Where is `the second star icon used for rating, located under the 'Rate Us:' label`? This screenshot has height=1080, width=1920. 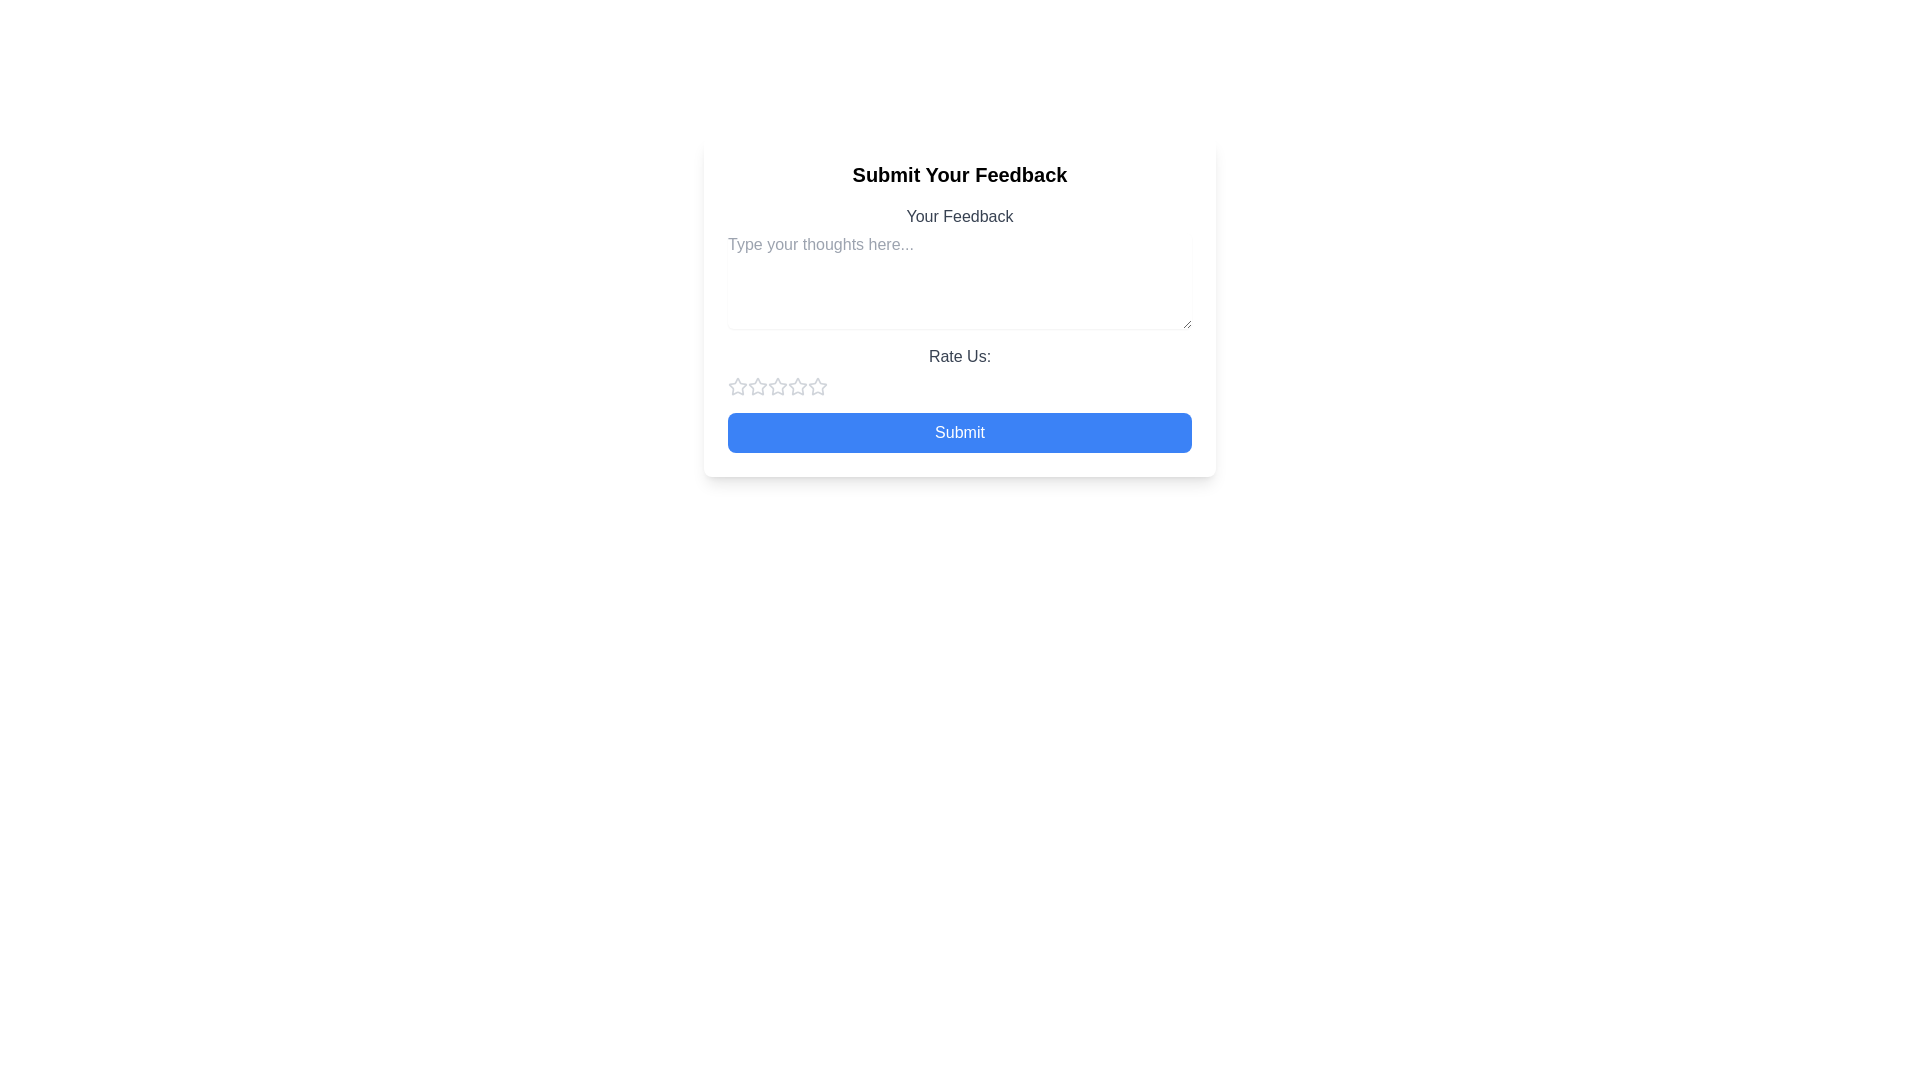 the second star icon used for rating, located under the 'Rate Us:' label is located at coordinates (776, 386).